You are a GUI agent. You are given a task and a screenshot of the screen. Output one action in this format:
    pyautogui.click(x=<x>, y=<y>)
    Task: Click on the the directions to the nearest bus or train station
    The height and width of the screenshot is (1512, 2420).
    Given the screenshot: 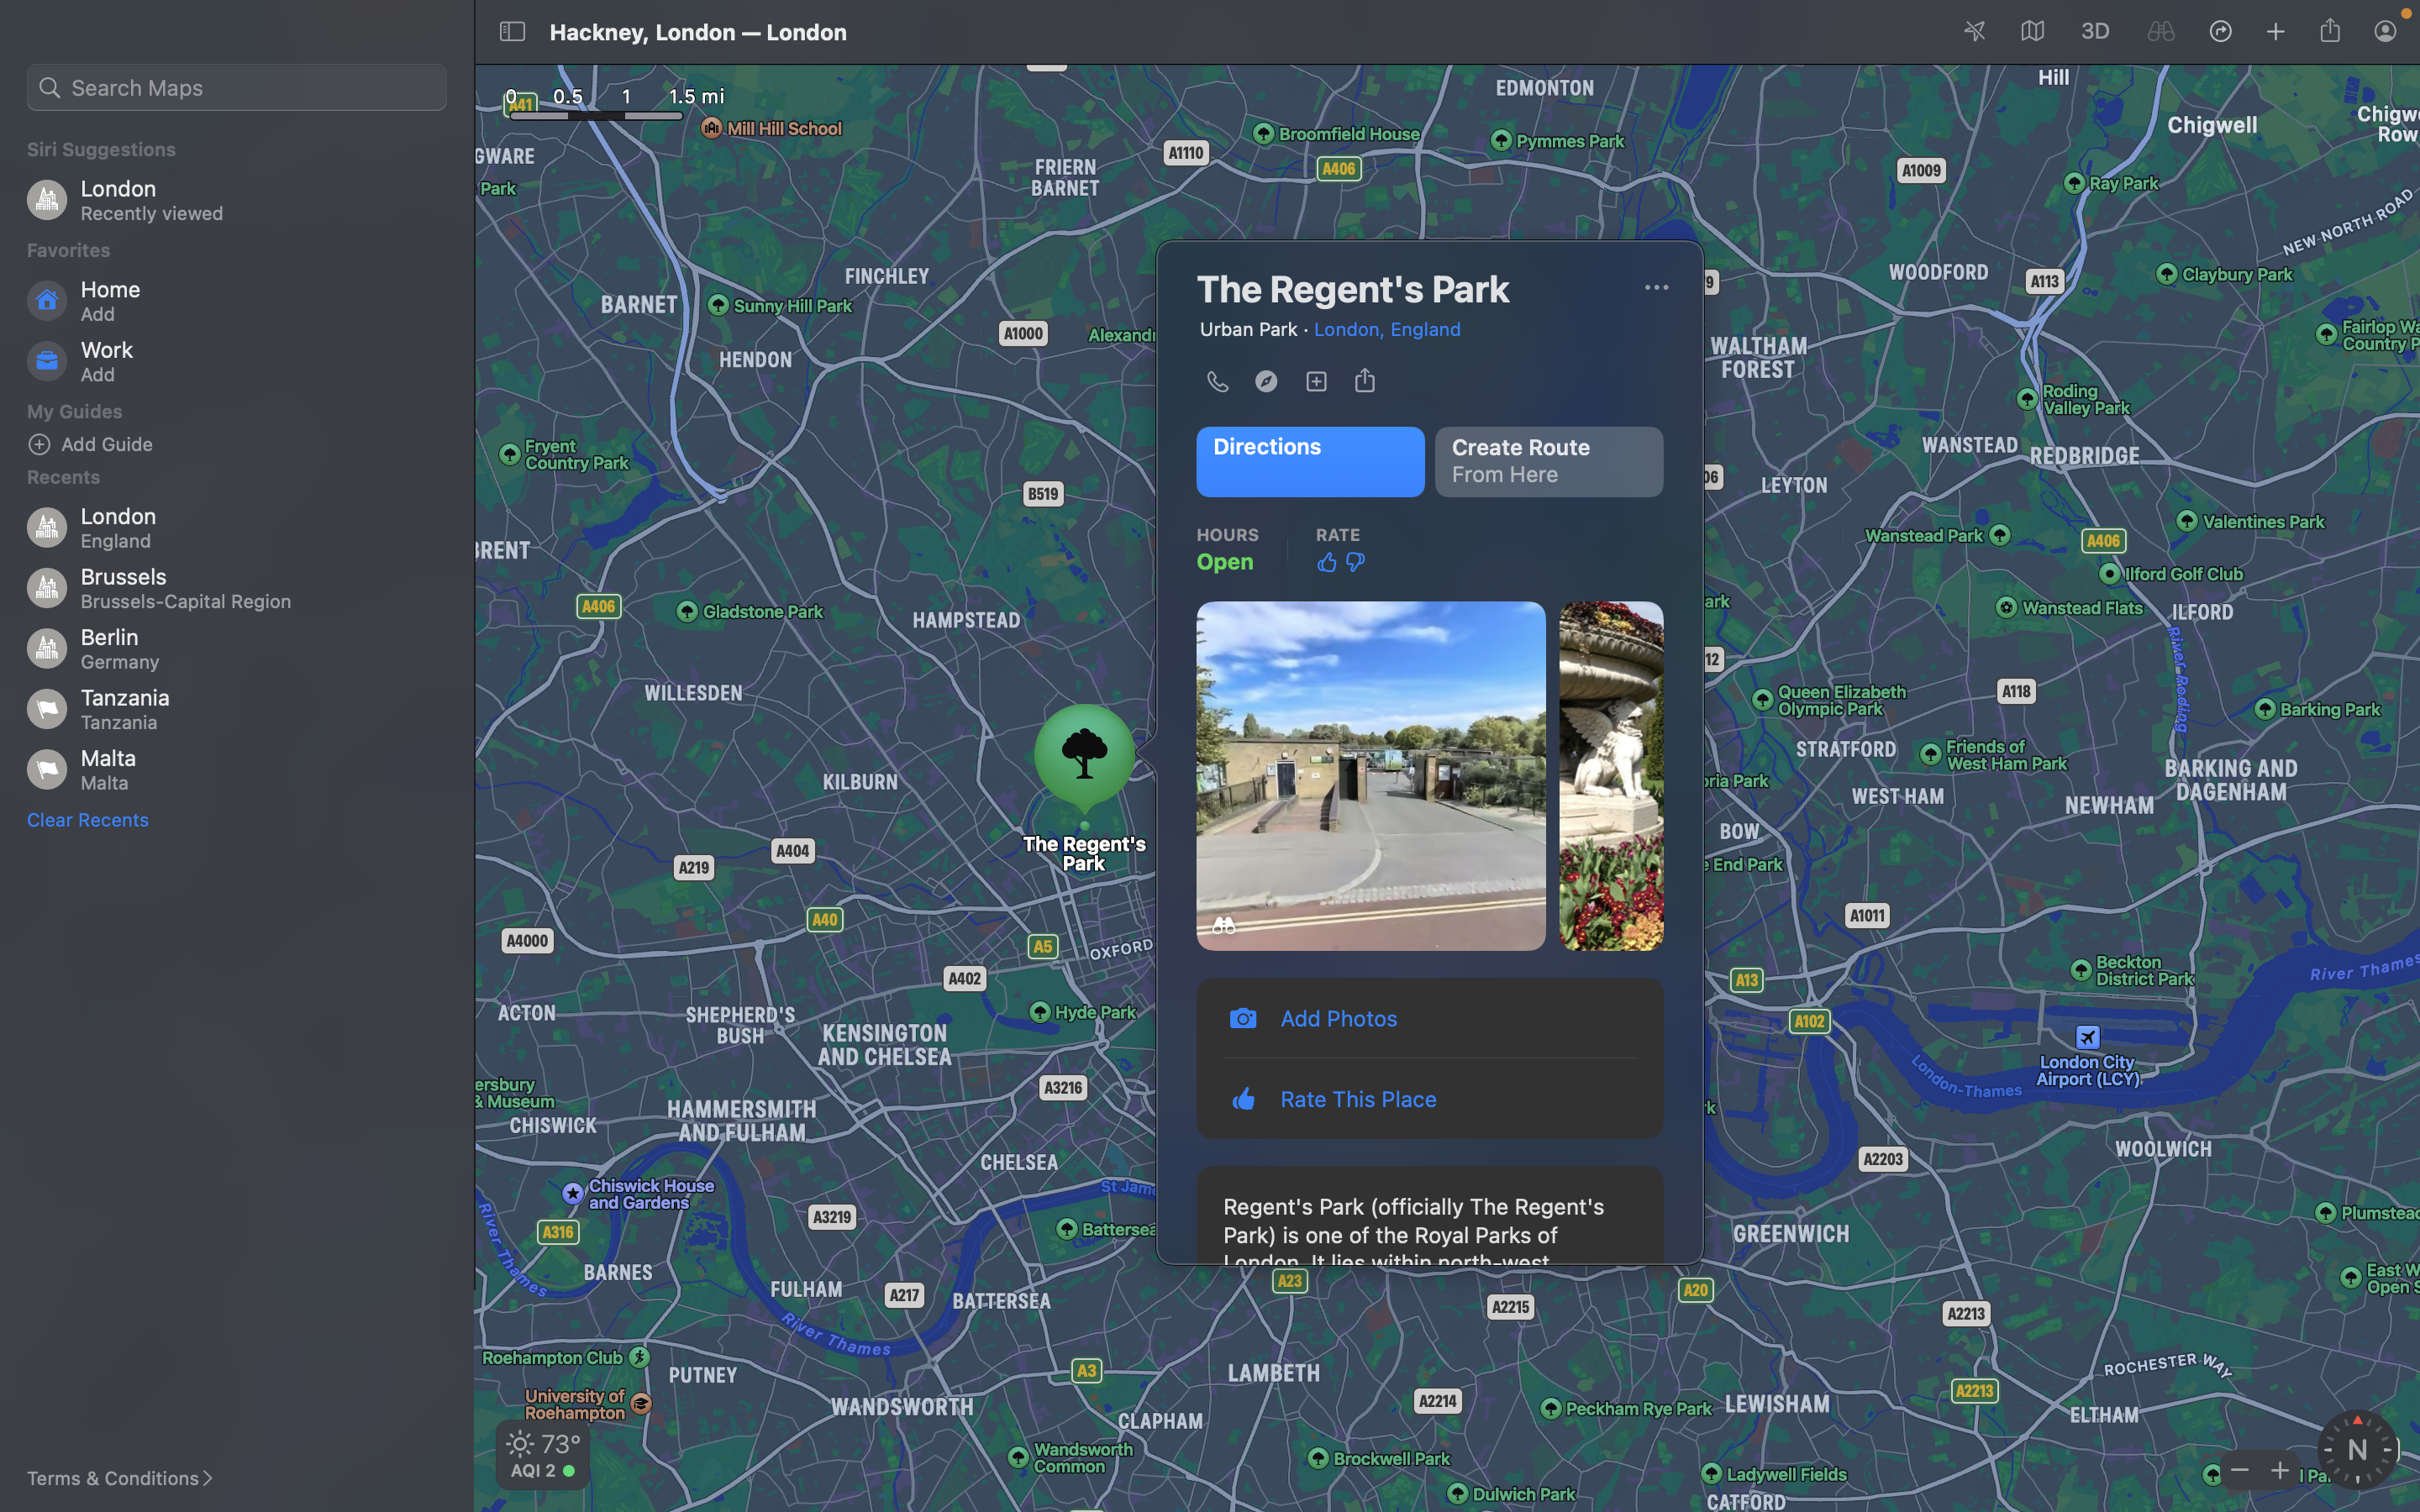 What is the action you would take?
    pyautogui.click(x=1307, y=461)
    